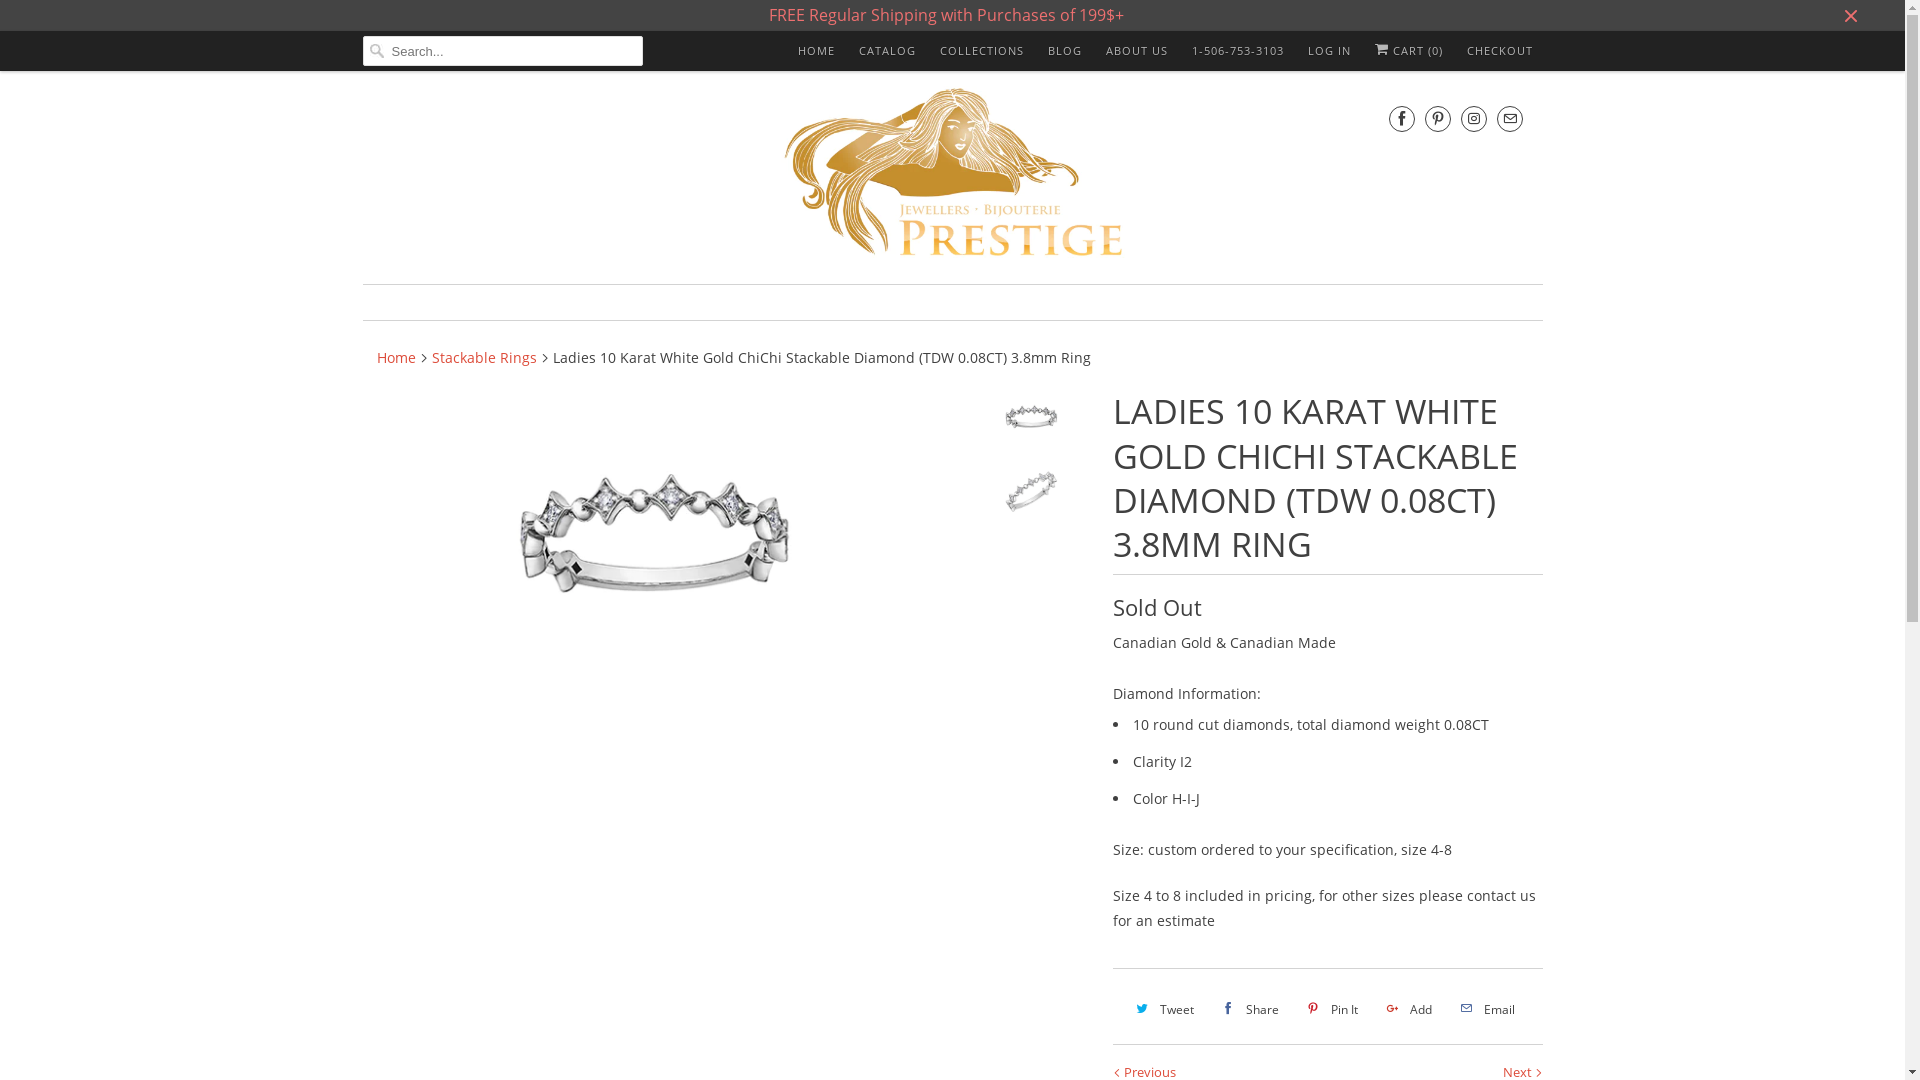 The width and height of the screenshot is (1920, 1080). Describe the element at coordinates (1237, 49) in the screenshot. I see `'1-506-753-3103'` at that location.